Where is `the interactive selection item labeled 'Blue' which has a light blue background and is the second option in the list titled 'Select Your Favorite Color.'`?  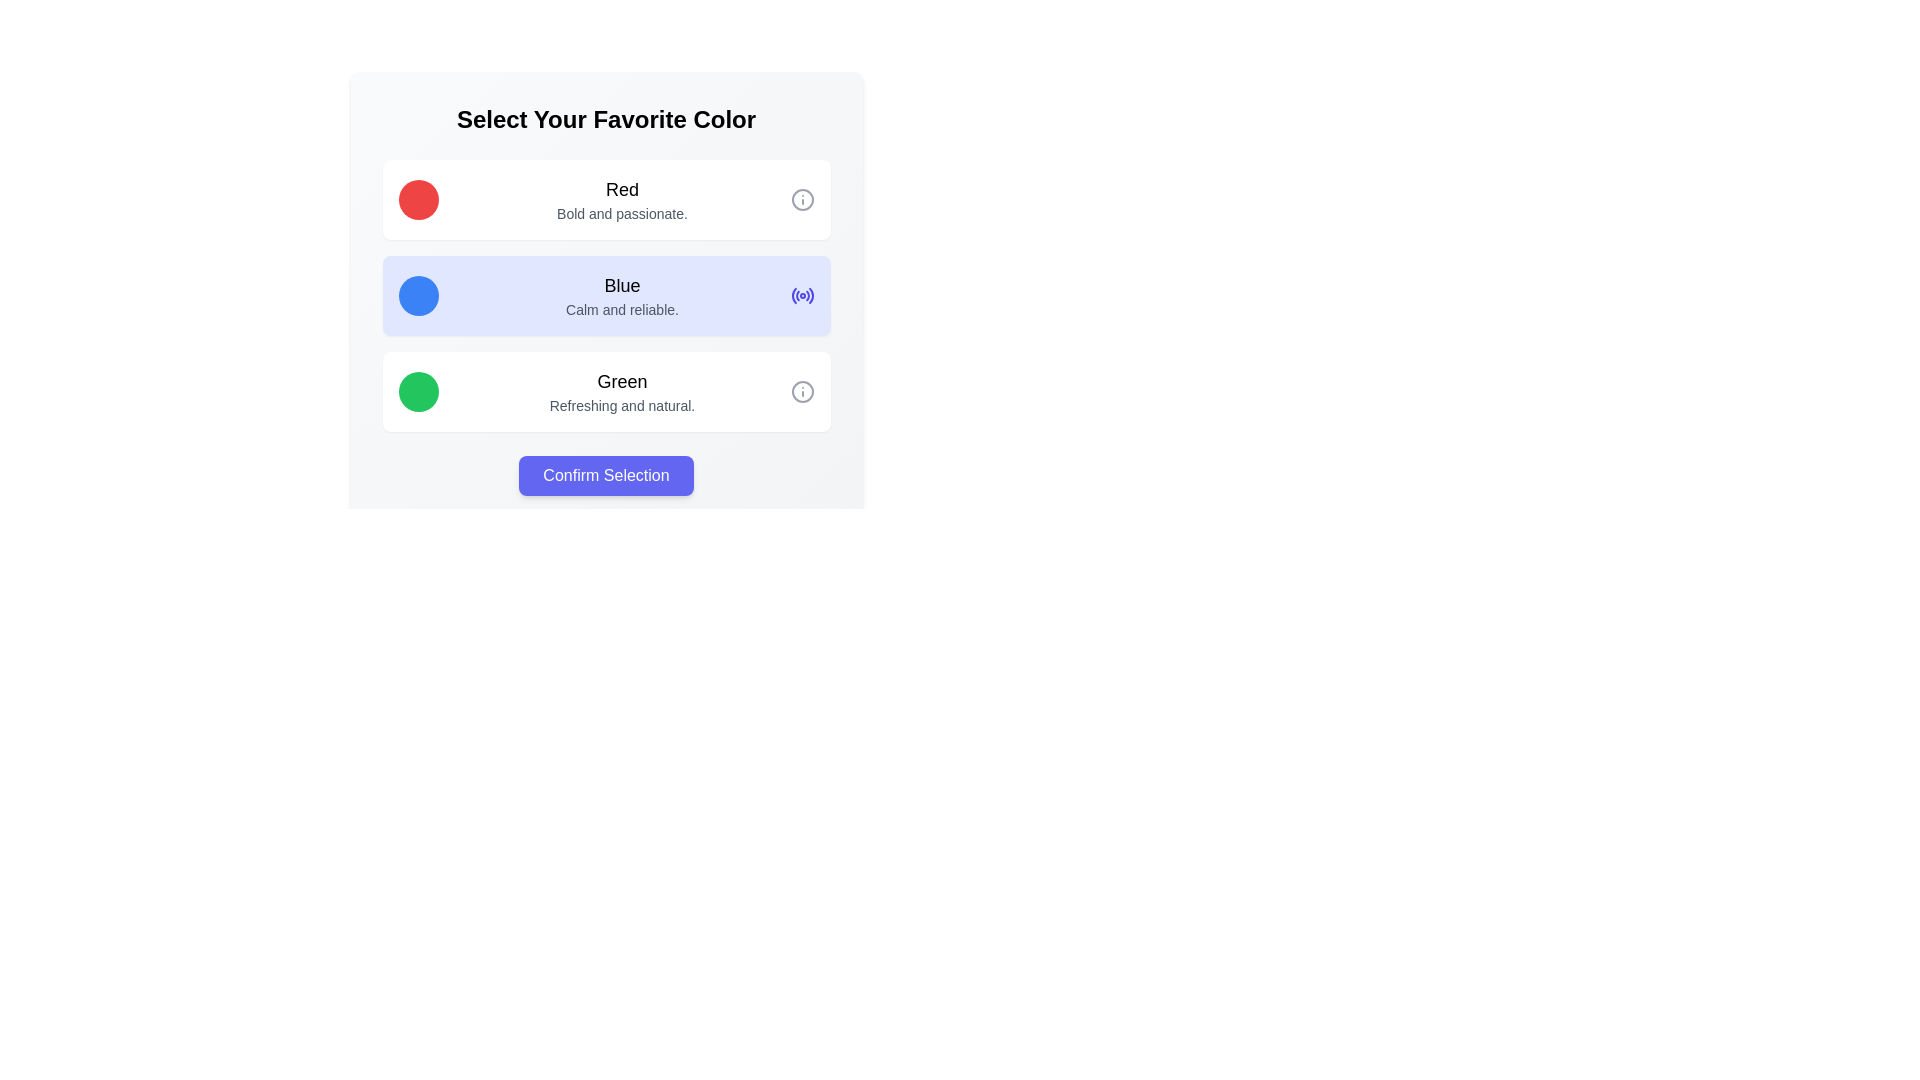 the interactive selection item labeled 'Blue' which has a light blue background and is the second option in the list titled 'Select Your Favorite Color.' is located at coordinates (605, 300).